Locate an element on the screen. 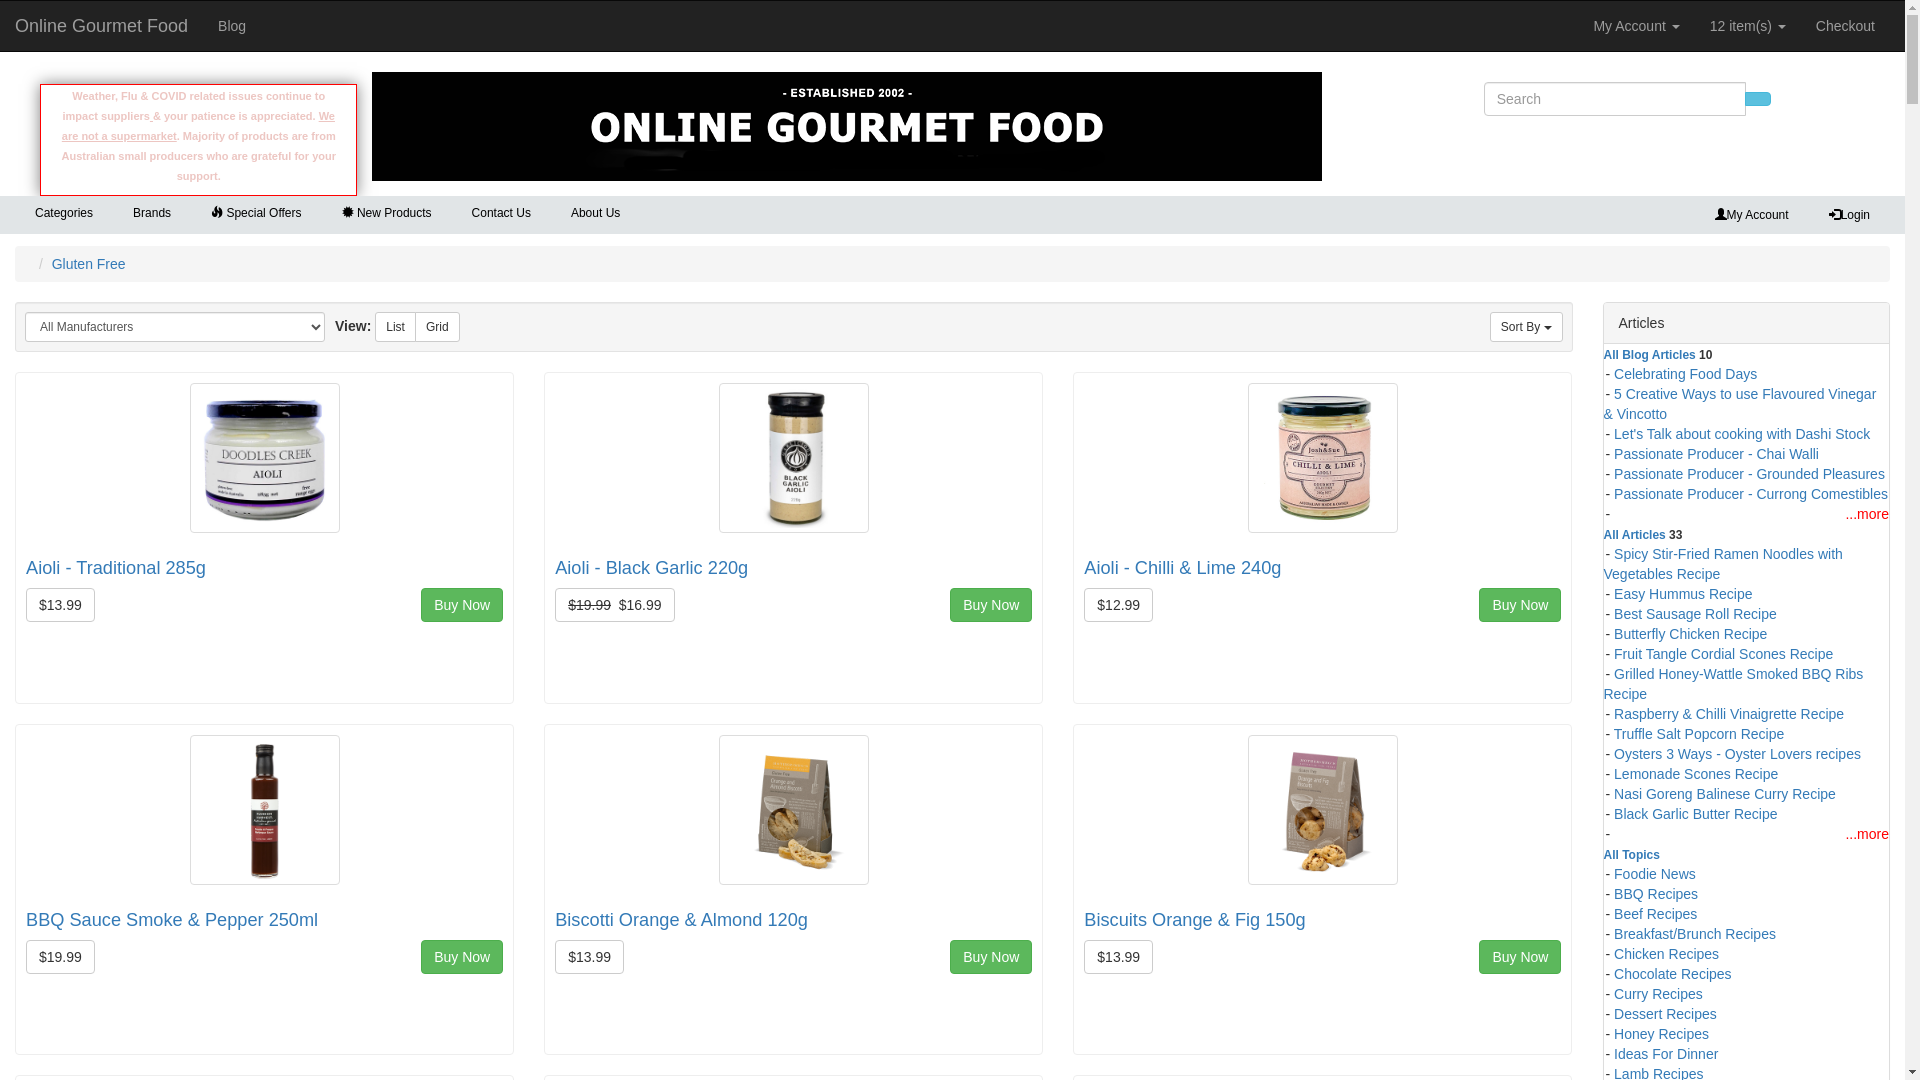  'Best Sausage Roll Recipe' is located at coordinates (1694, 611).